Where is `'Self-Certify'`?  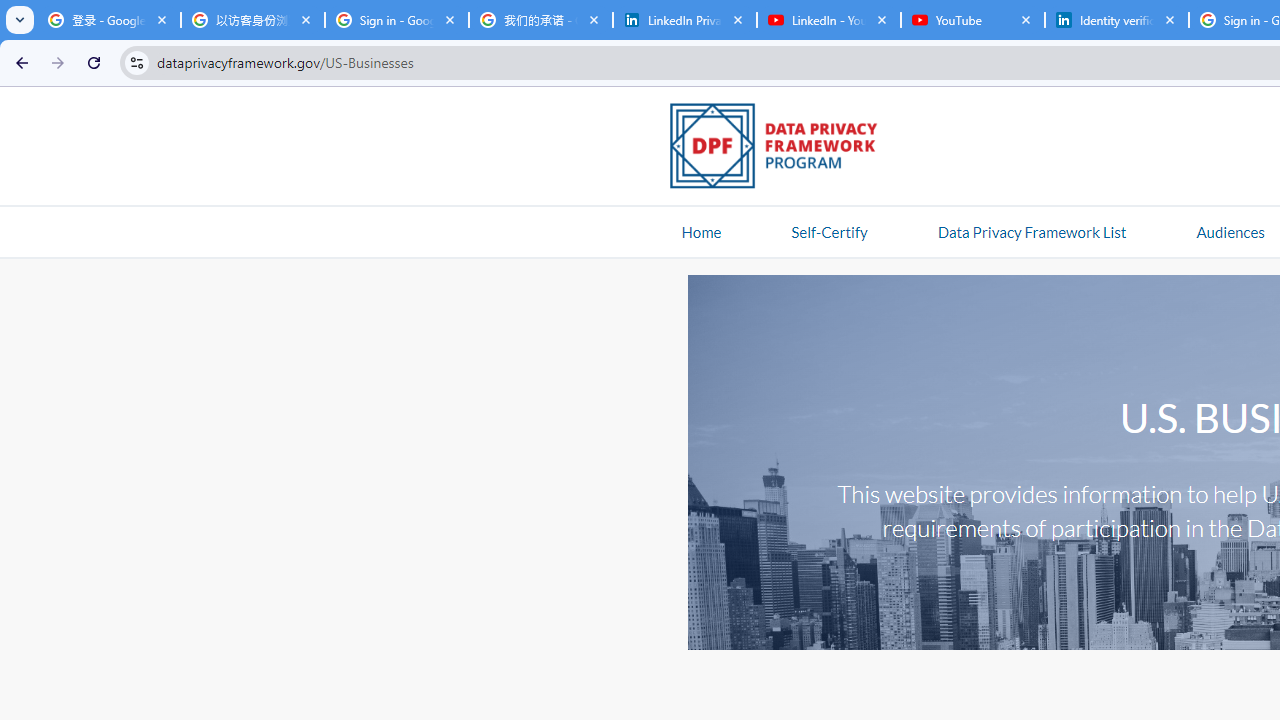 'Self-Certify' is located at coordinates (829, 230).